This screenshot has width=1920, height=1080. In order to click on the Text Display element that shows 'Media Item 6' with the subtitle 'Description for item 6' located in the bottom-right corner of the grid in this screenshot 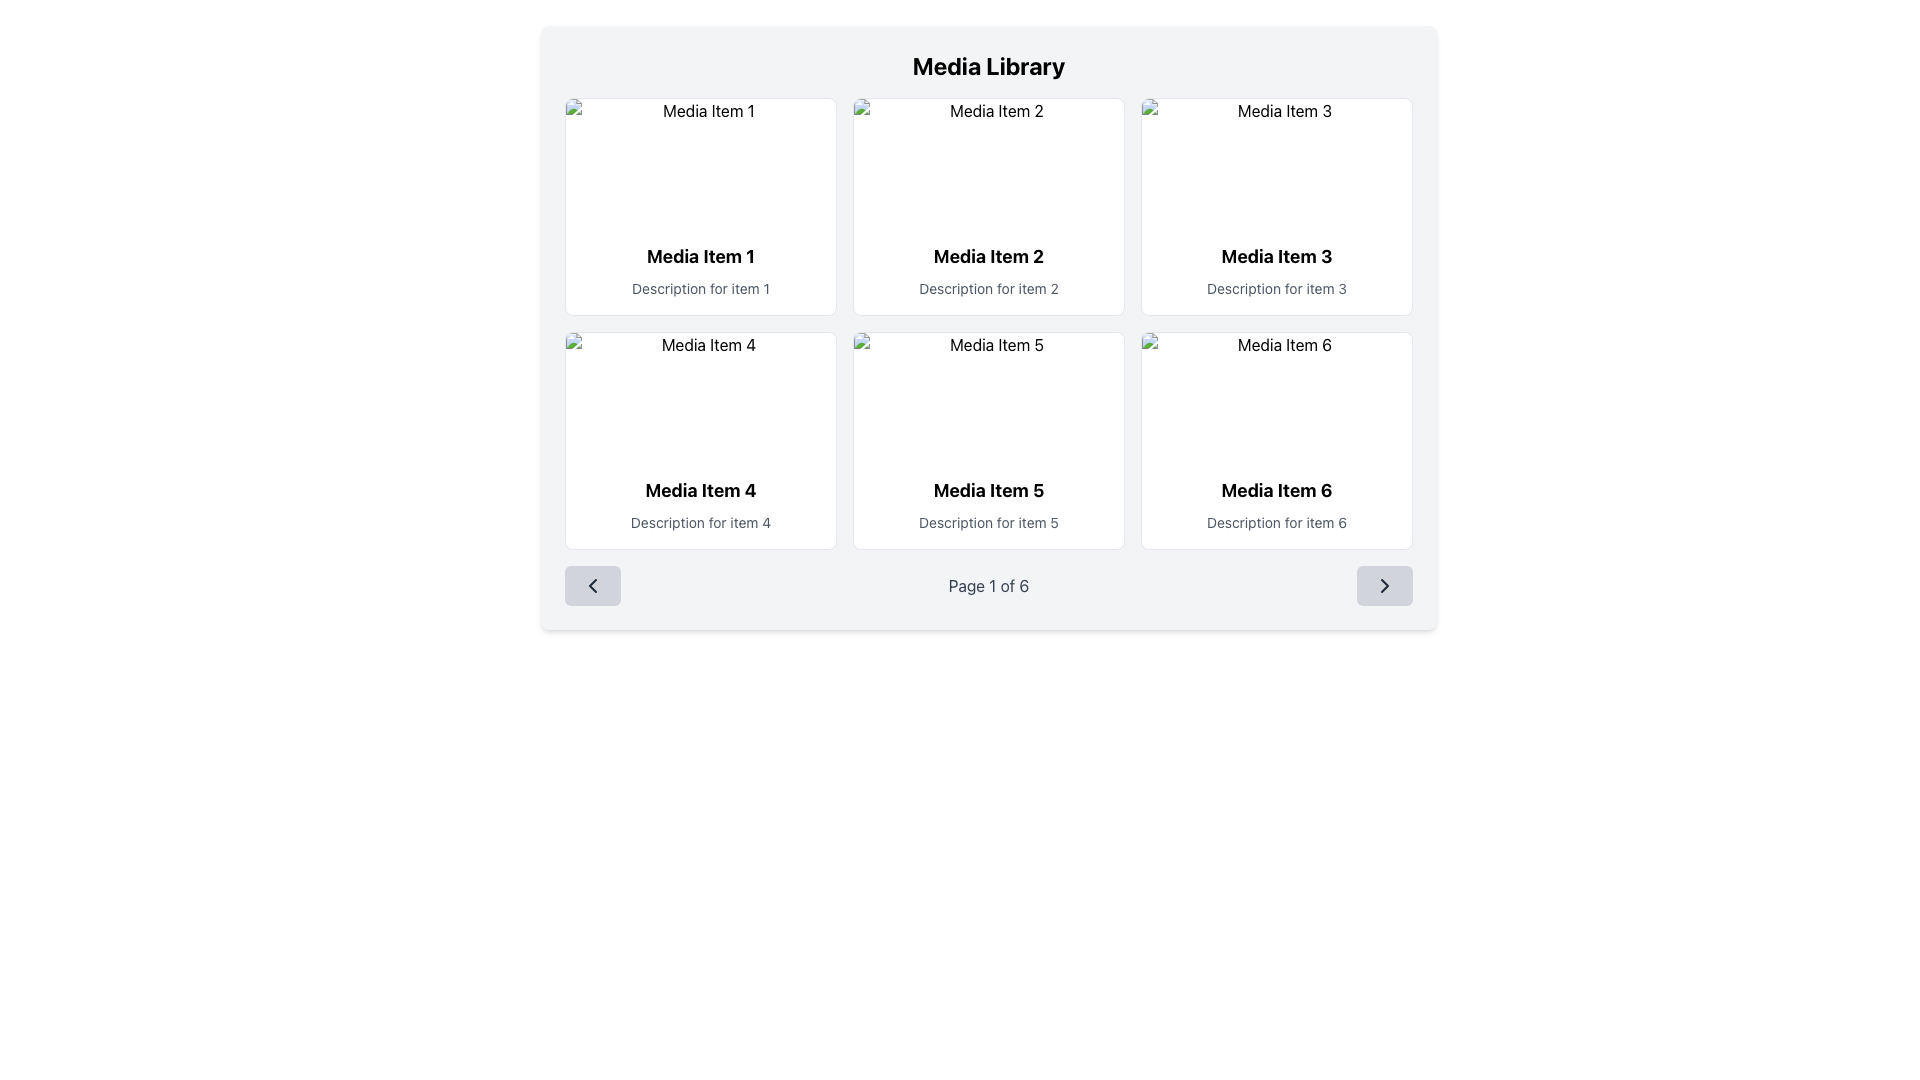, I will do `click(1275, 504)`.